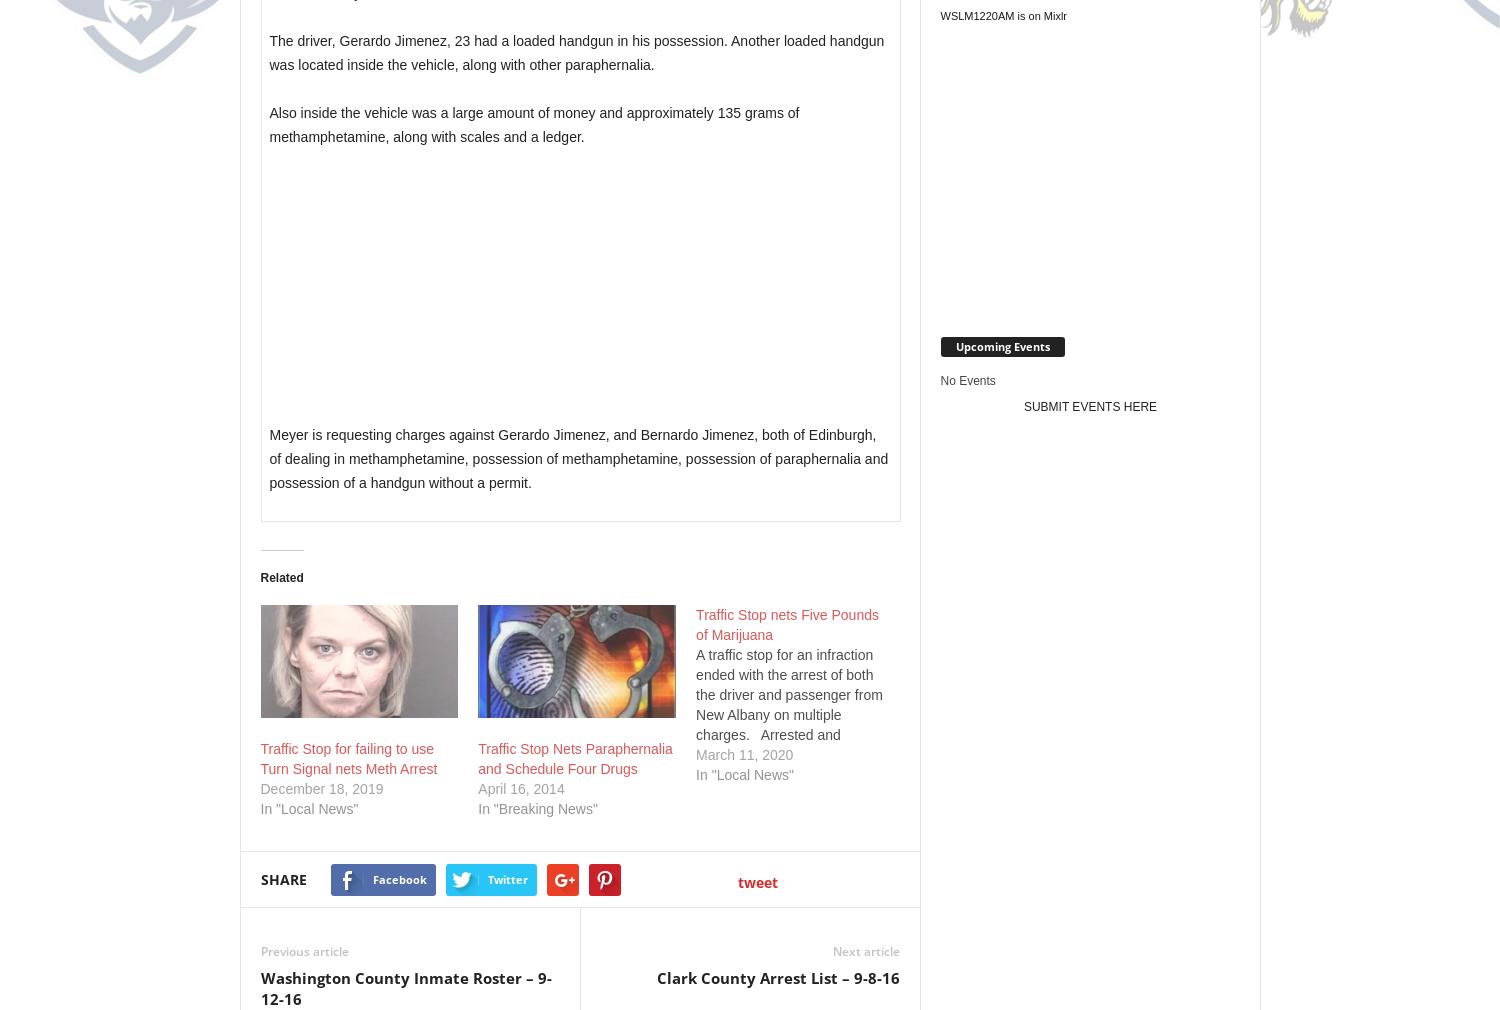  I want to click on 'tweet', so click(757, 882).